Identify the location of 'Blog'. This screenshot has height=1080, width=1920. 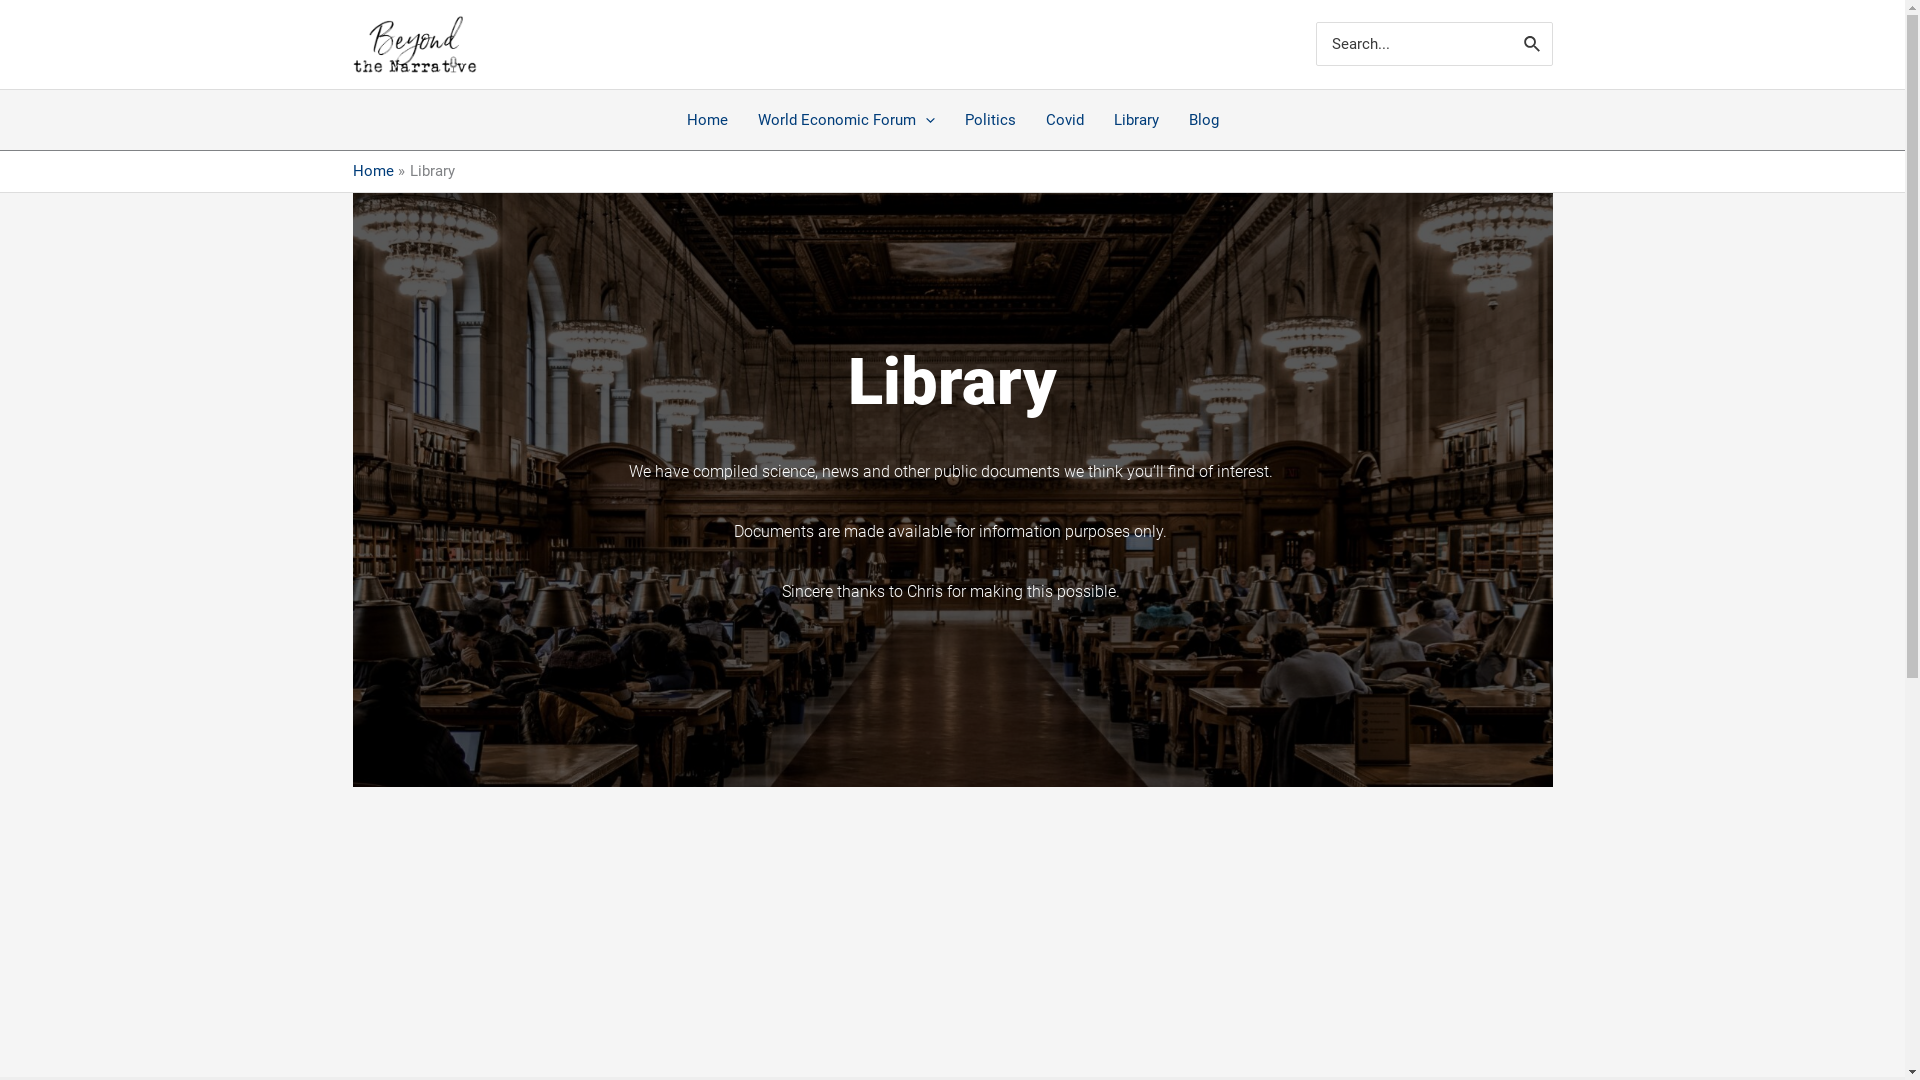
(1174, 119).